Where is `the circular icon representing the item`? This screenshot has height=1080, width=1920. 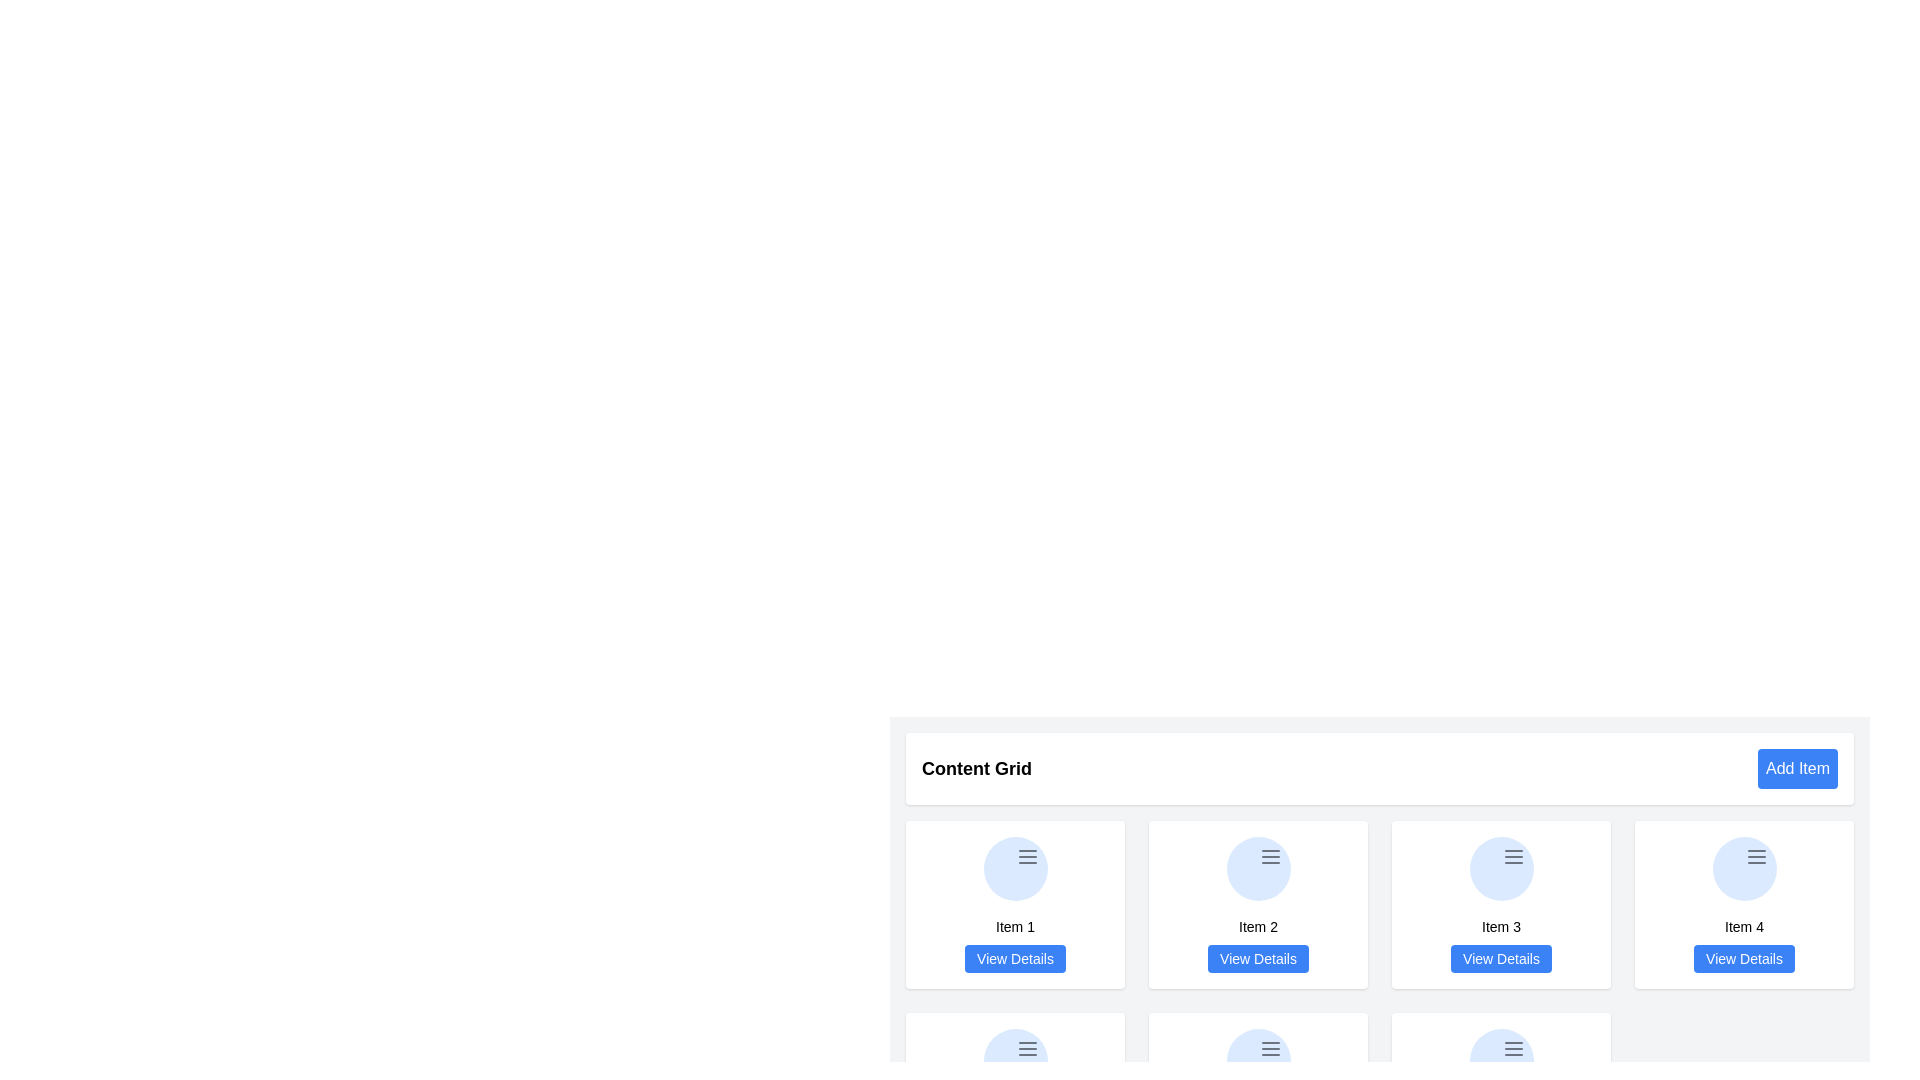 the circular icon representing the item is located at coordinates (1015, 867).